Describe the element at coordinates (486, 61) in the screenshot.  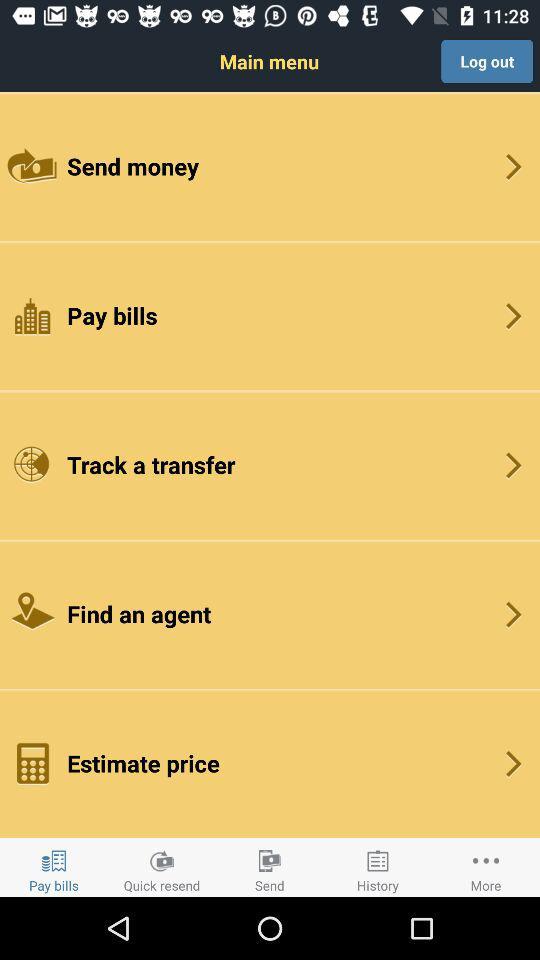
I see `the button above send money` at that location.